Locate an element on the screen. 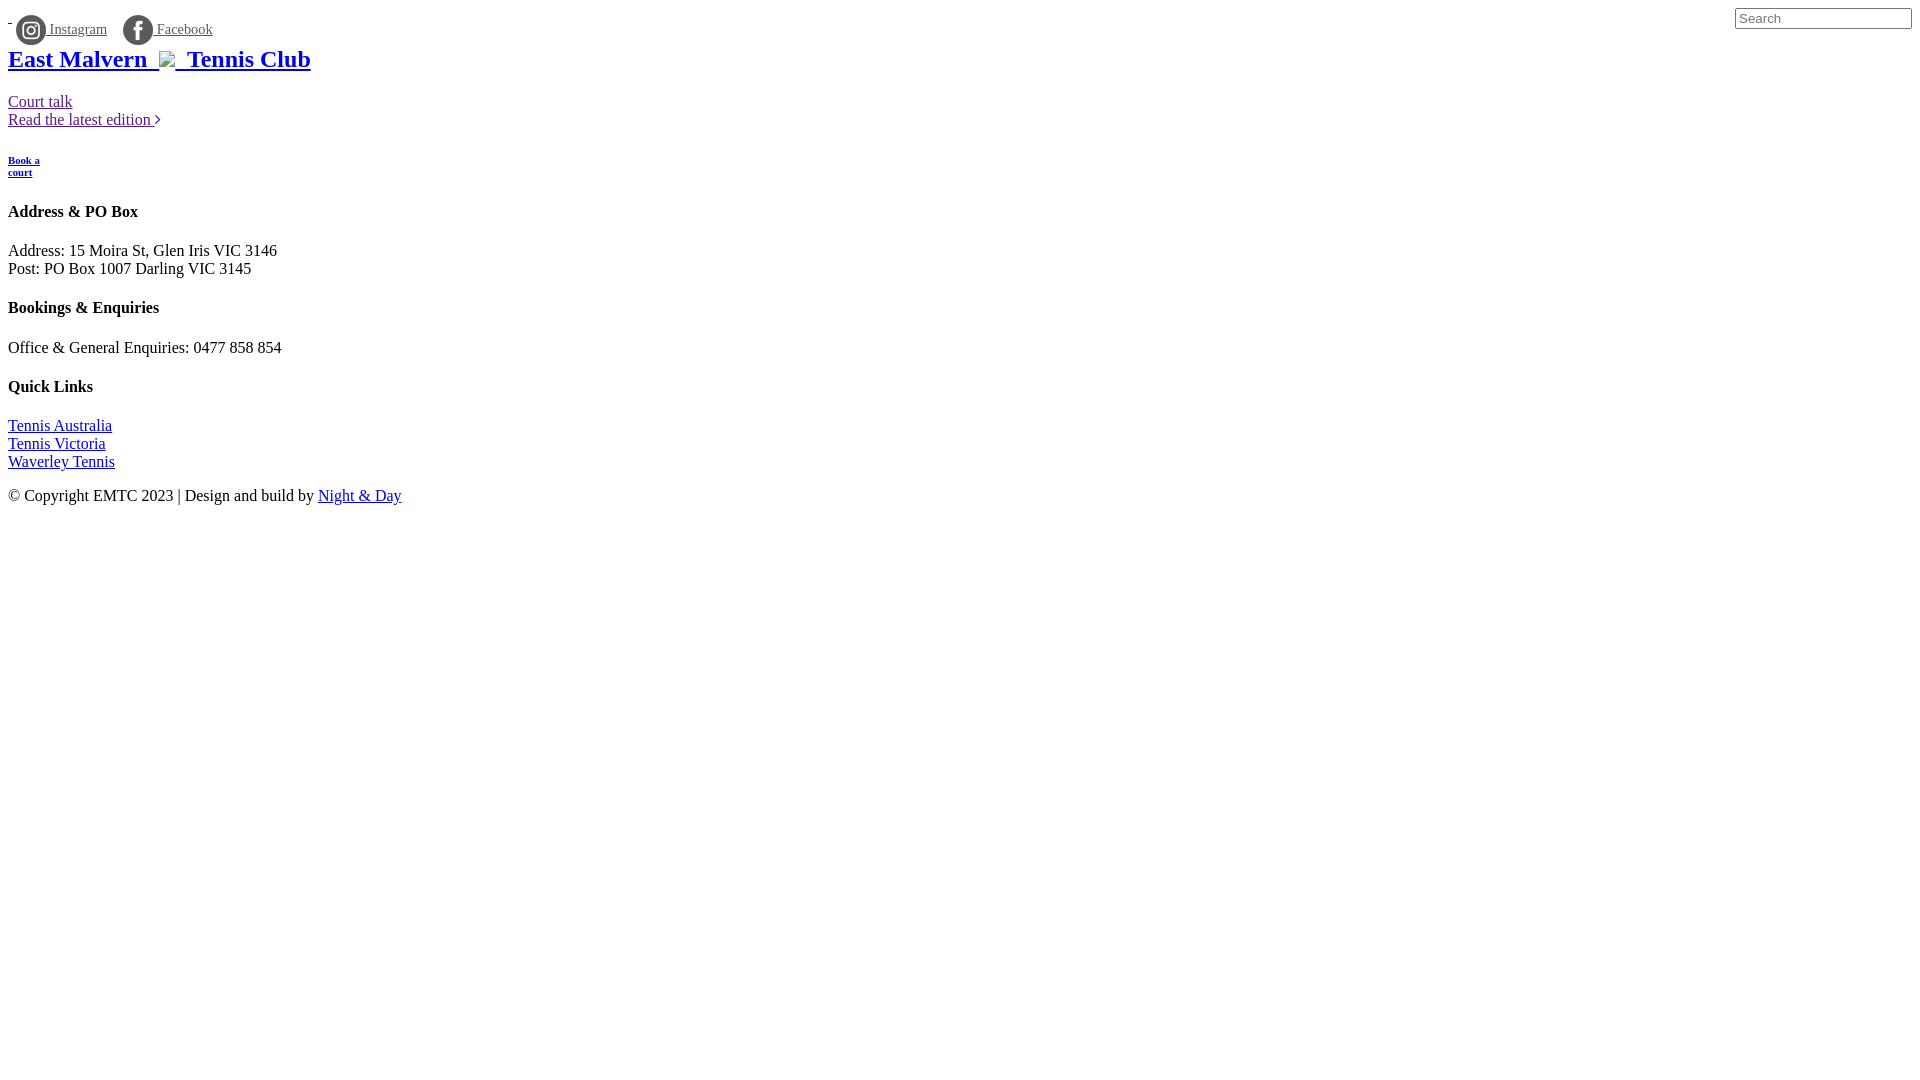 This screenshot has width=1920, height=1080. 'Tennis Australia' is located at coordinates (8, 424).